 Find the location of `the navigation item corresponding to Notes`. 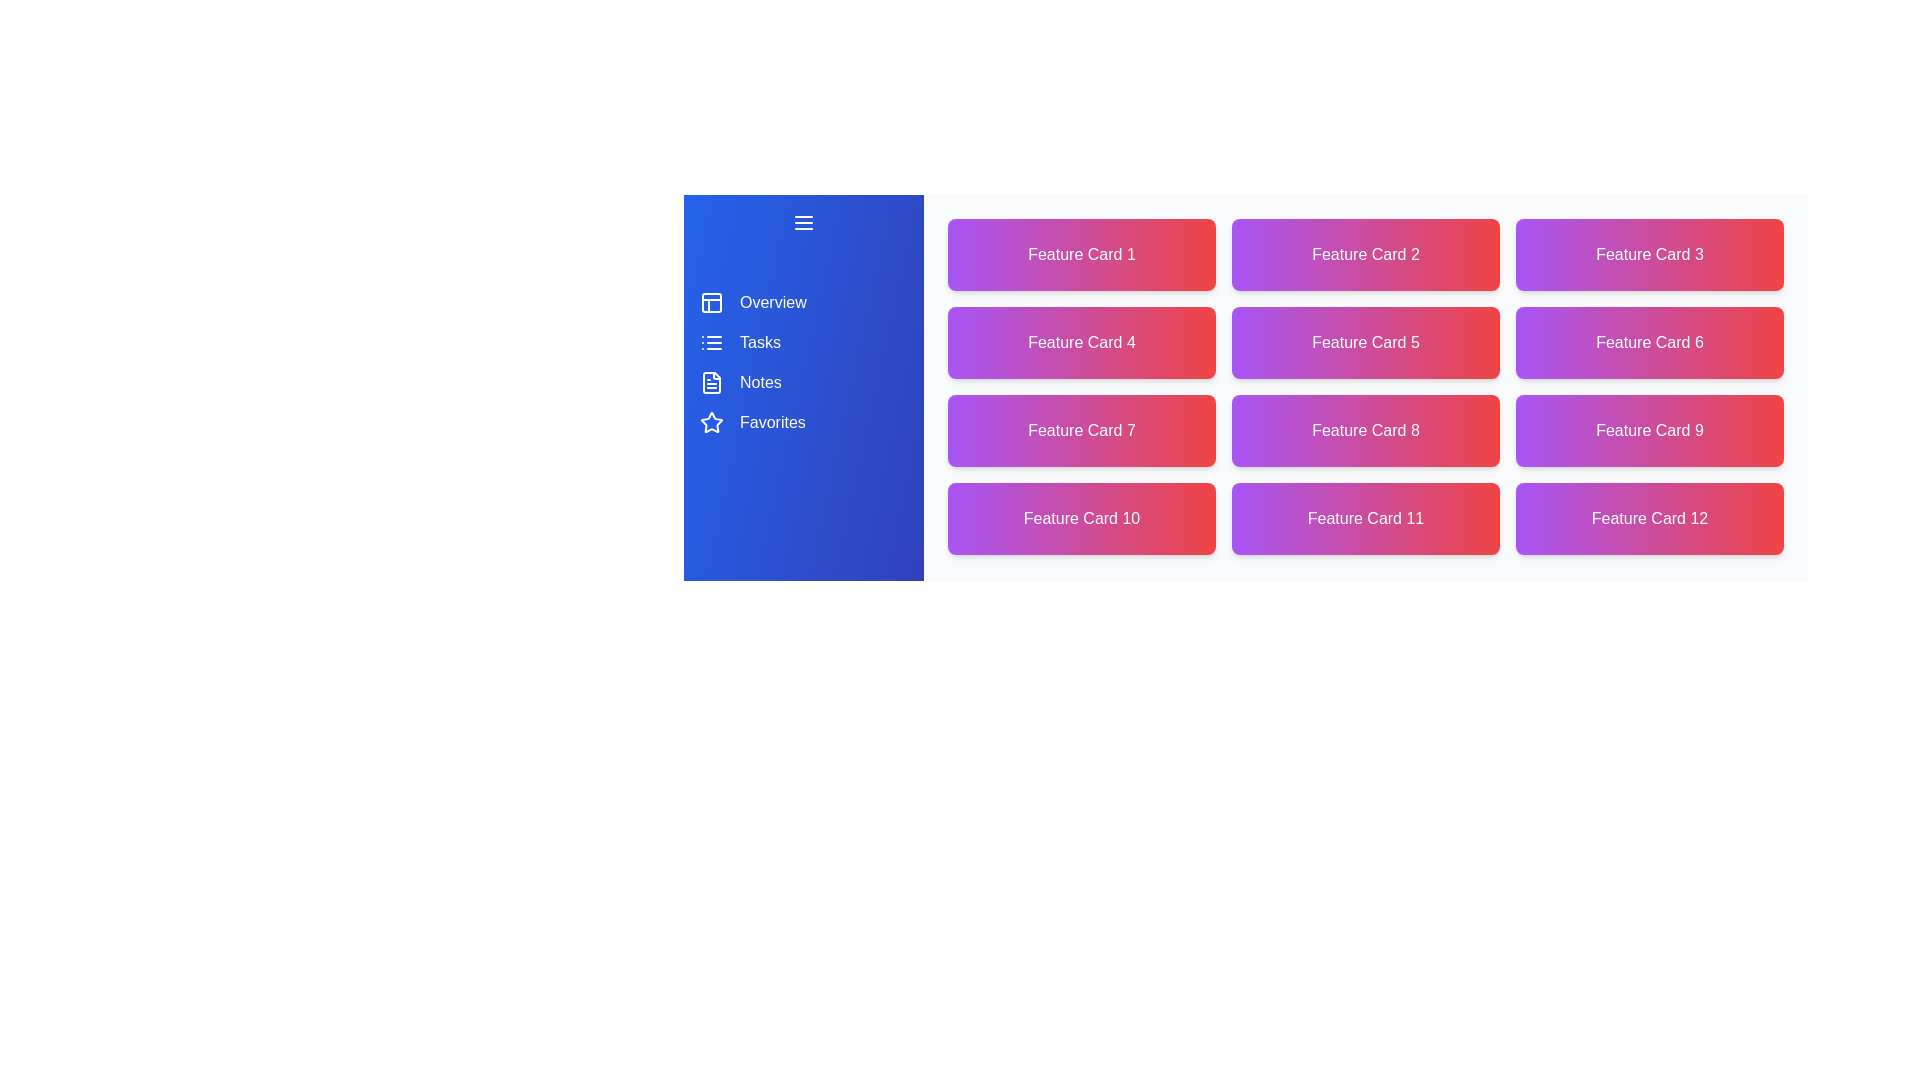

the navigation item corresponding to Notes is located at coordinates (804, 382).